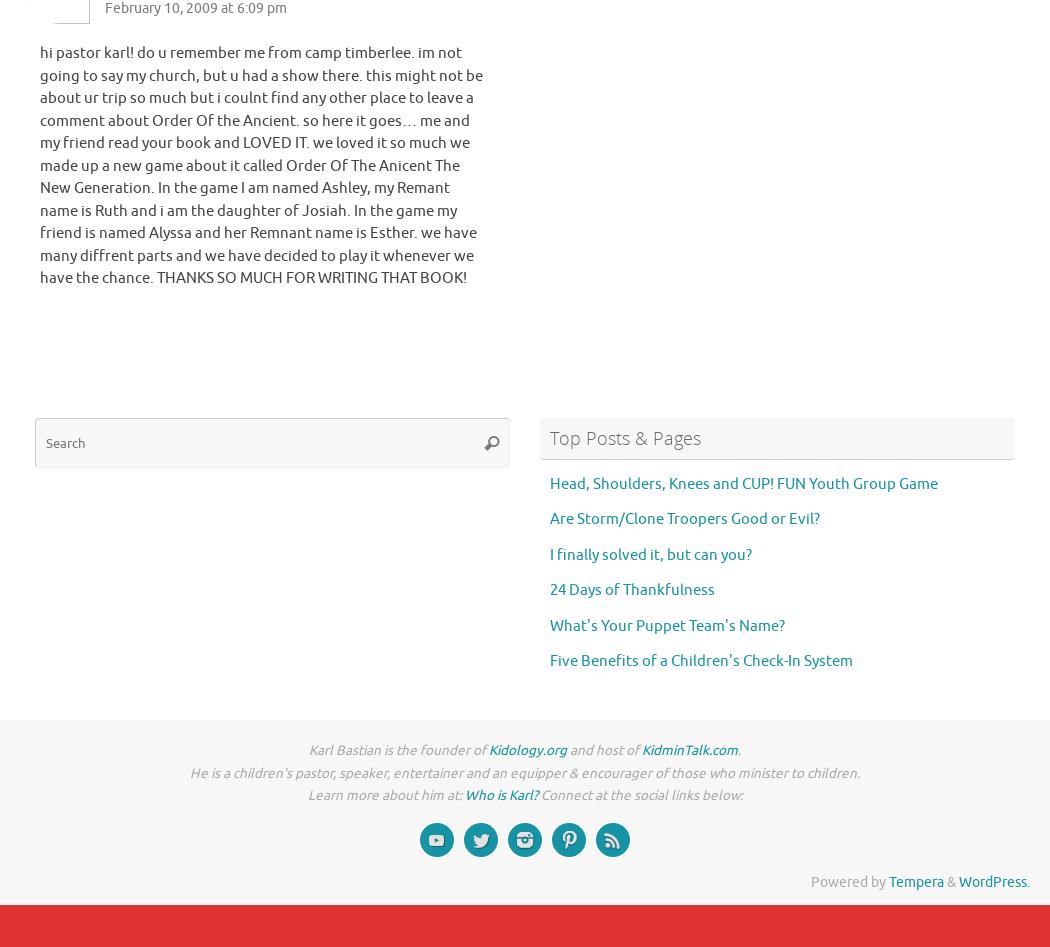 This screenshot has width=1050, height=947. What do you see at coordinates (385, 795) in the screenshot?
I see `'Learn more about him at:'` at bounding box center [385, 795].